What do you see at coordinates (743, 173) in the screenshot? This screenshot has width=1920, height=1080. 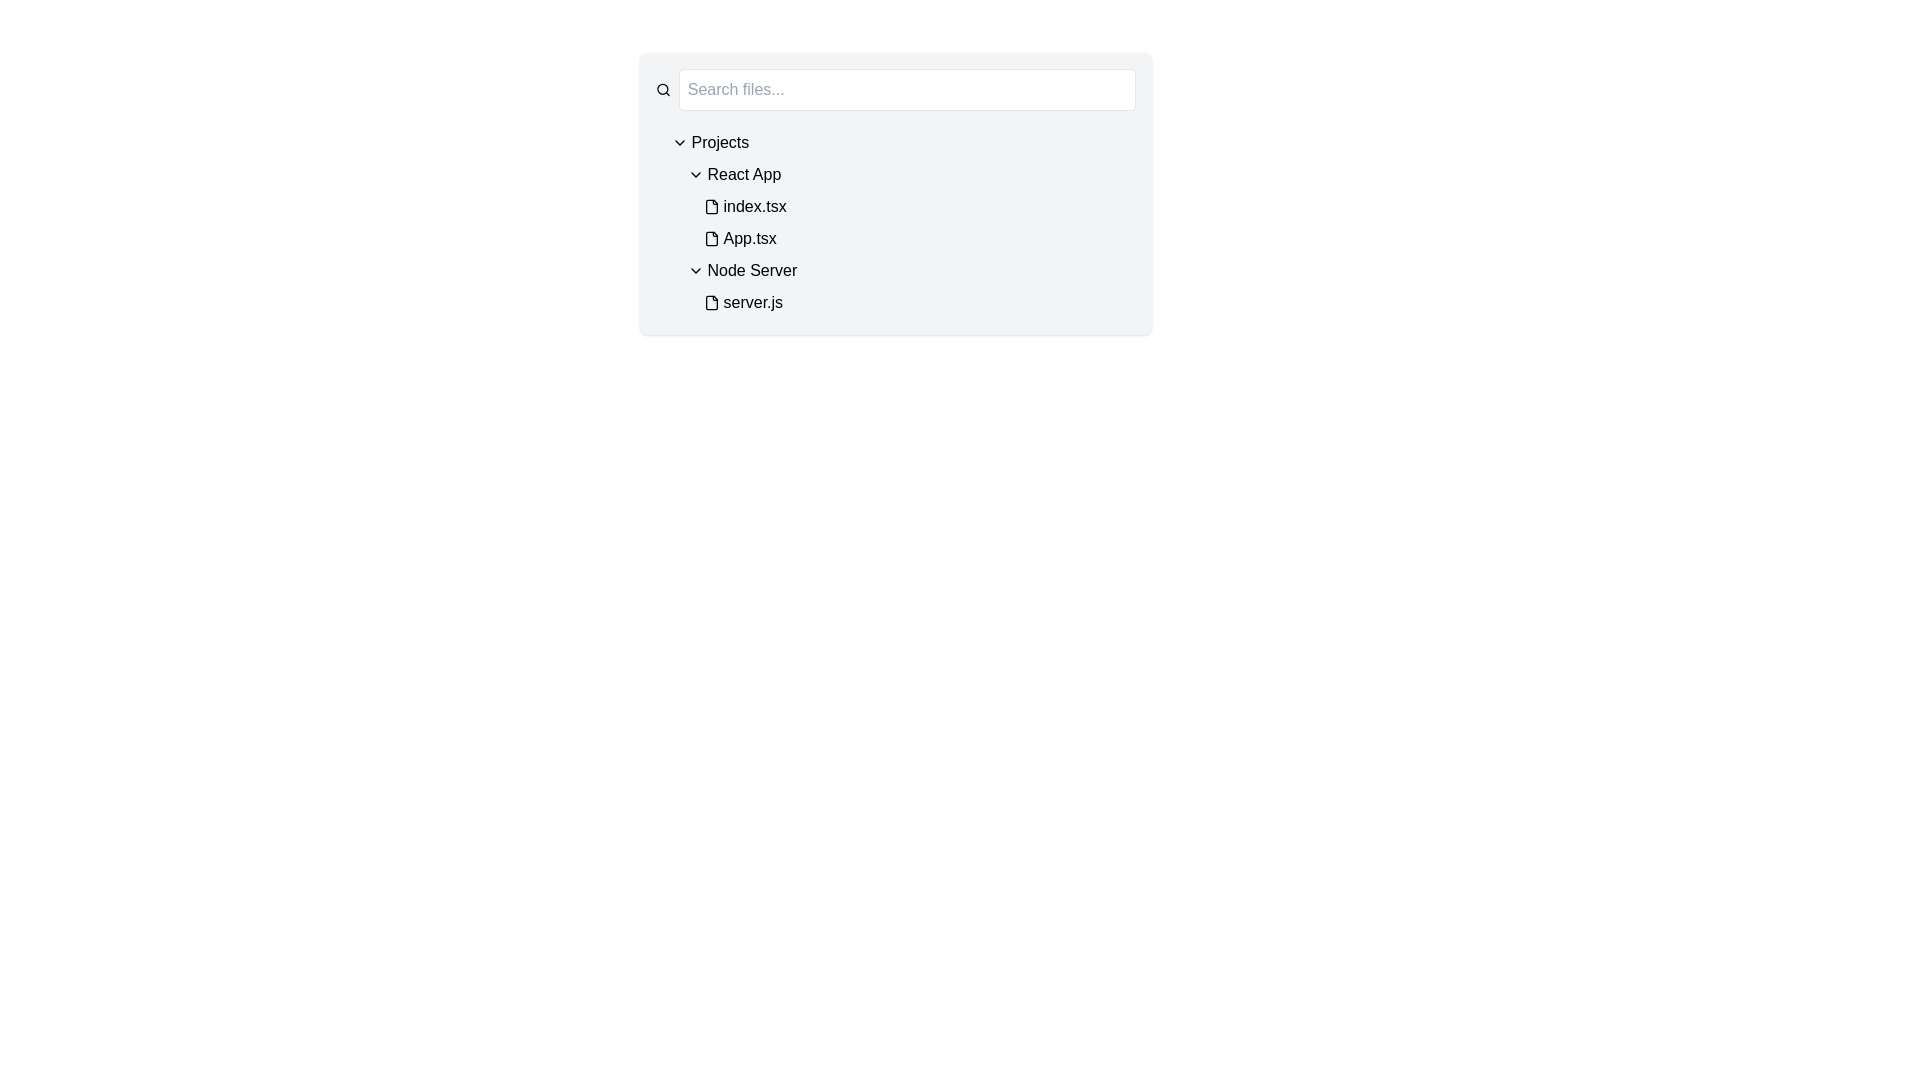 I see `the first selectable menu item under the 'Projects' heading` at bounding box center [743, 173].